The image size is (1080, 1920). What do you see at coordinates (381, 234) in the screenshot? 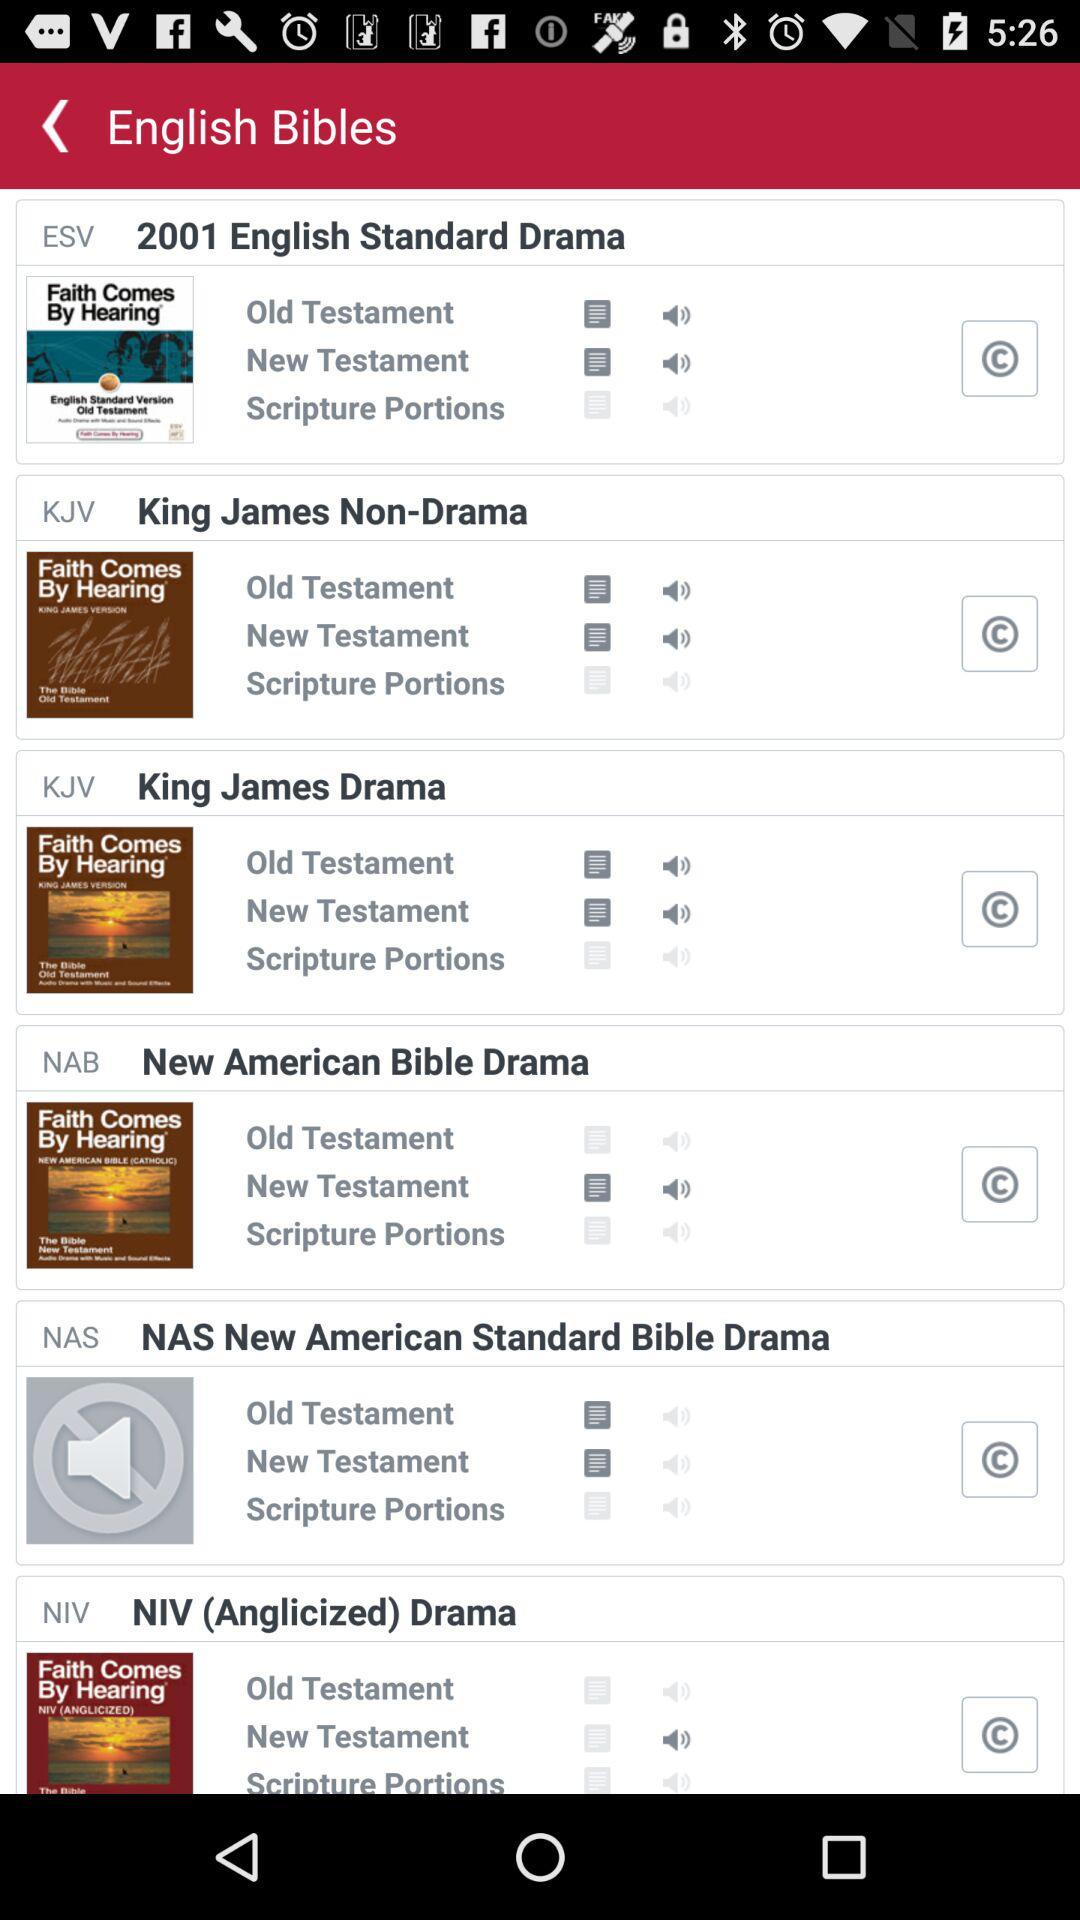
I see `item next to the esv item` at bounding box center [381, 234].